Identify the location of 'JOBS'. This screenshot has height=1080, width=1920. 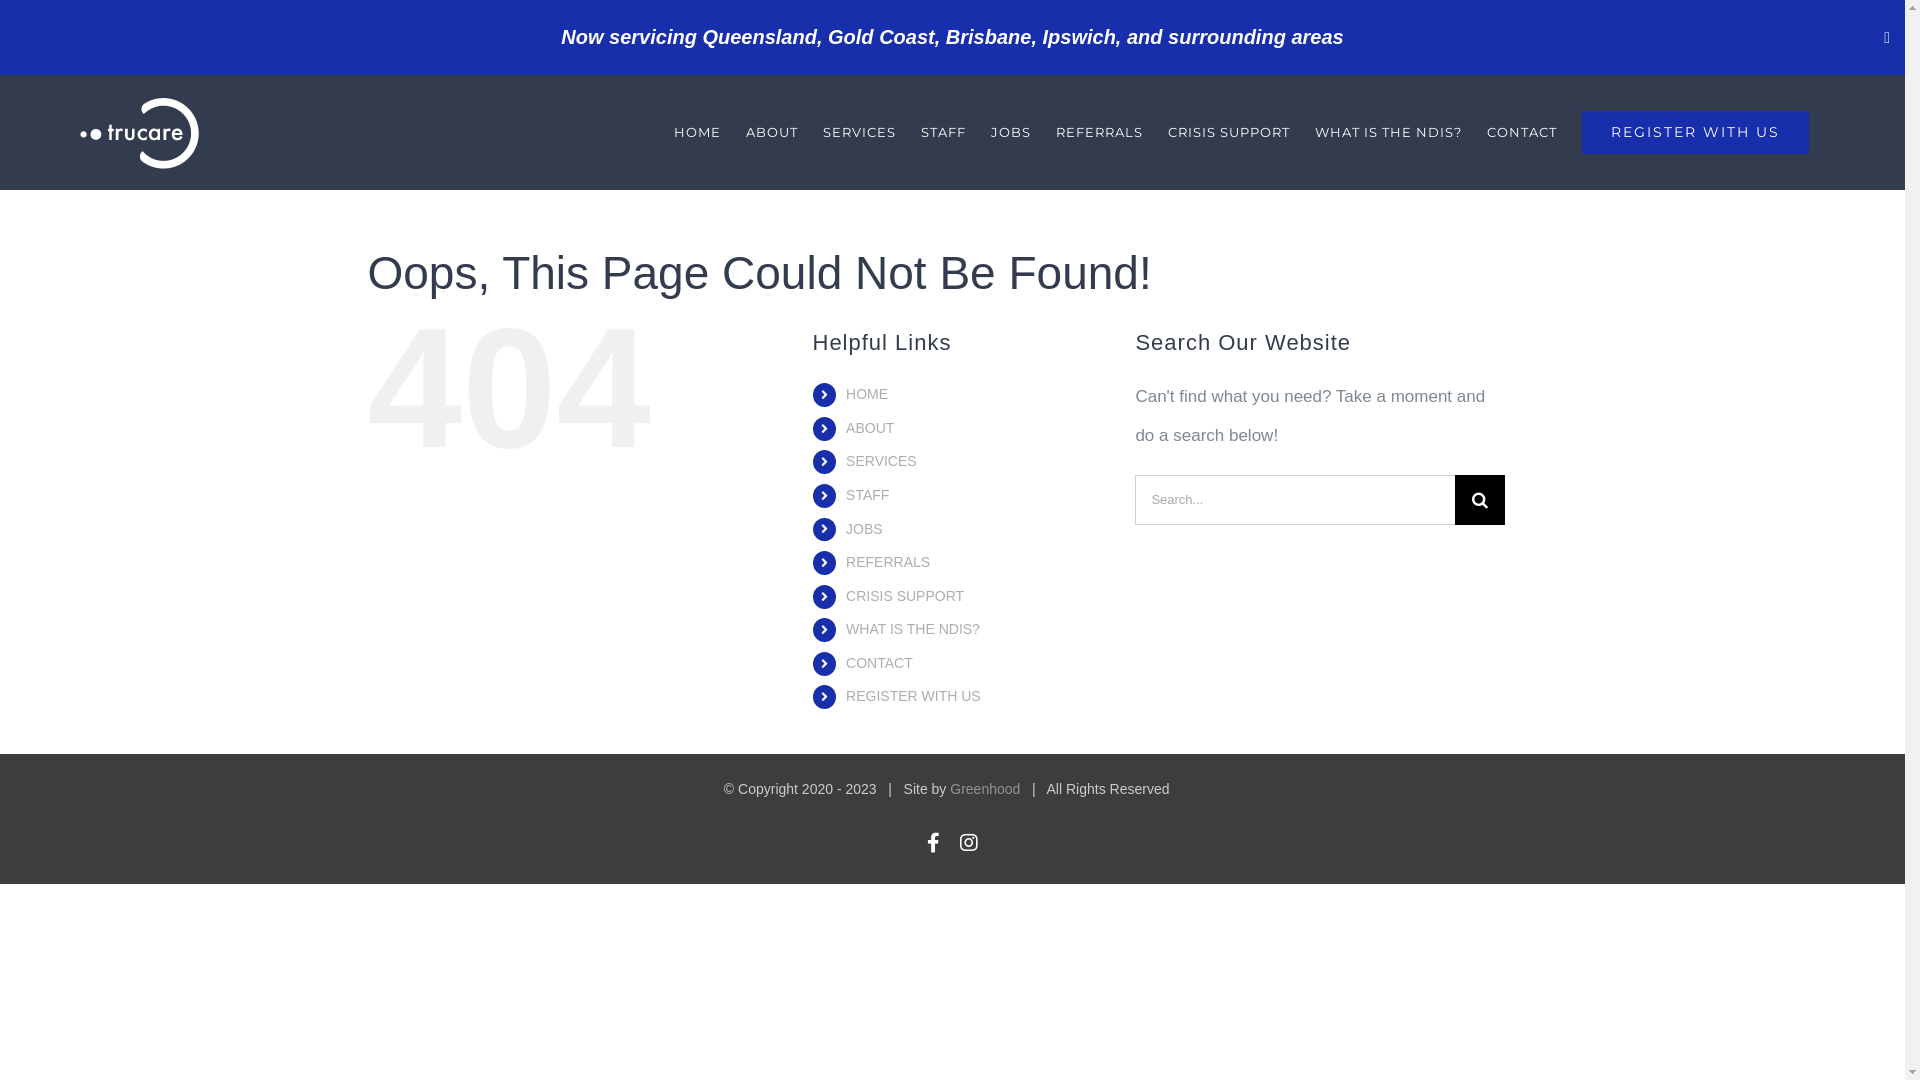
(845, 527).